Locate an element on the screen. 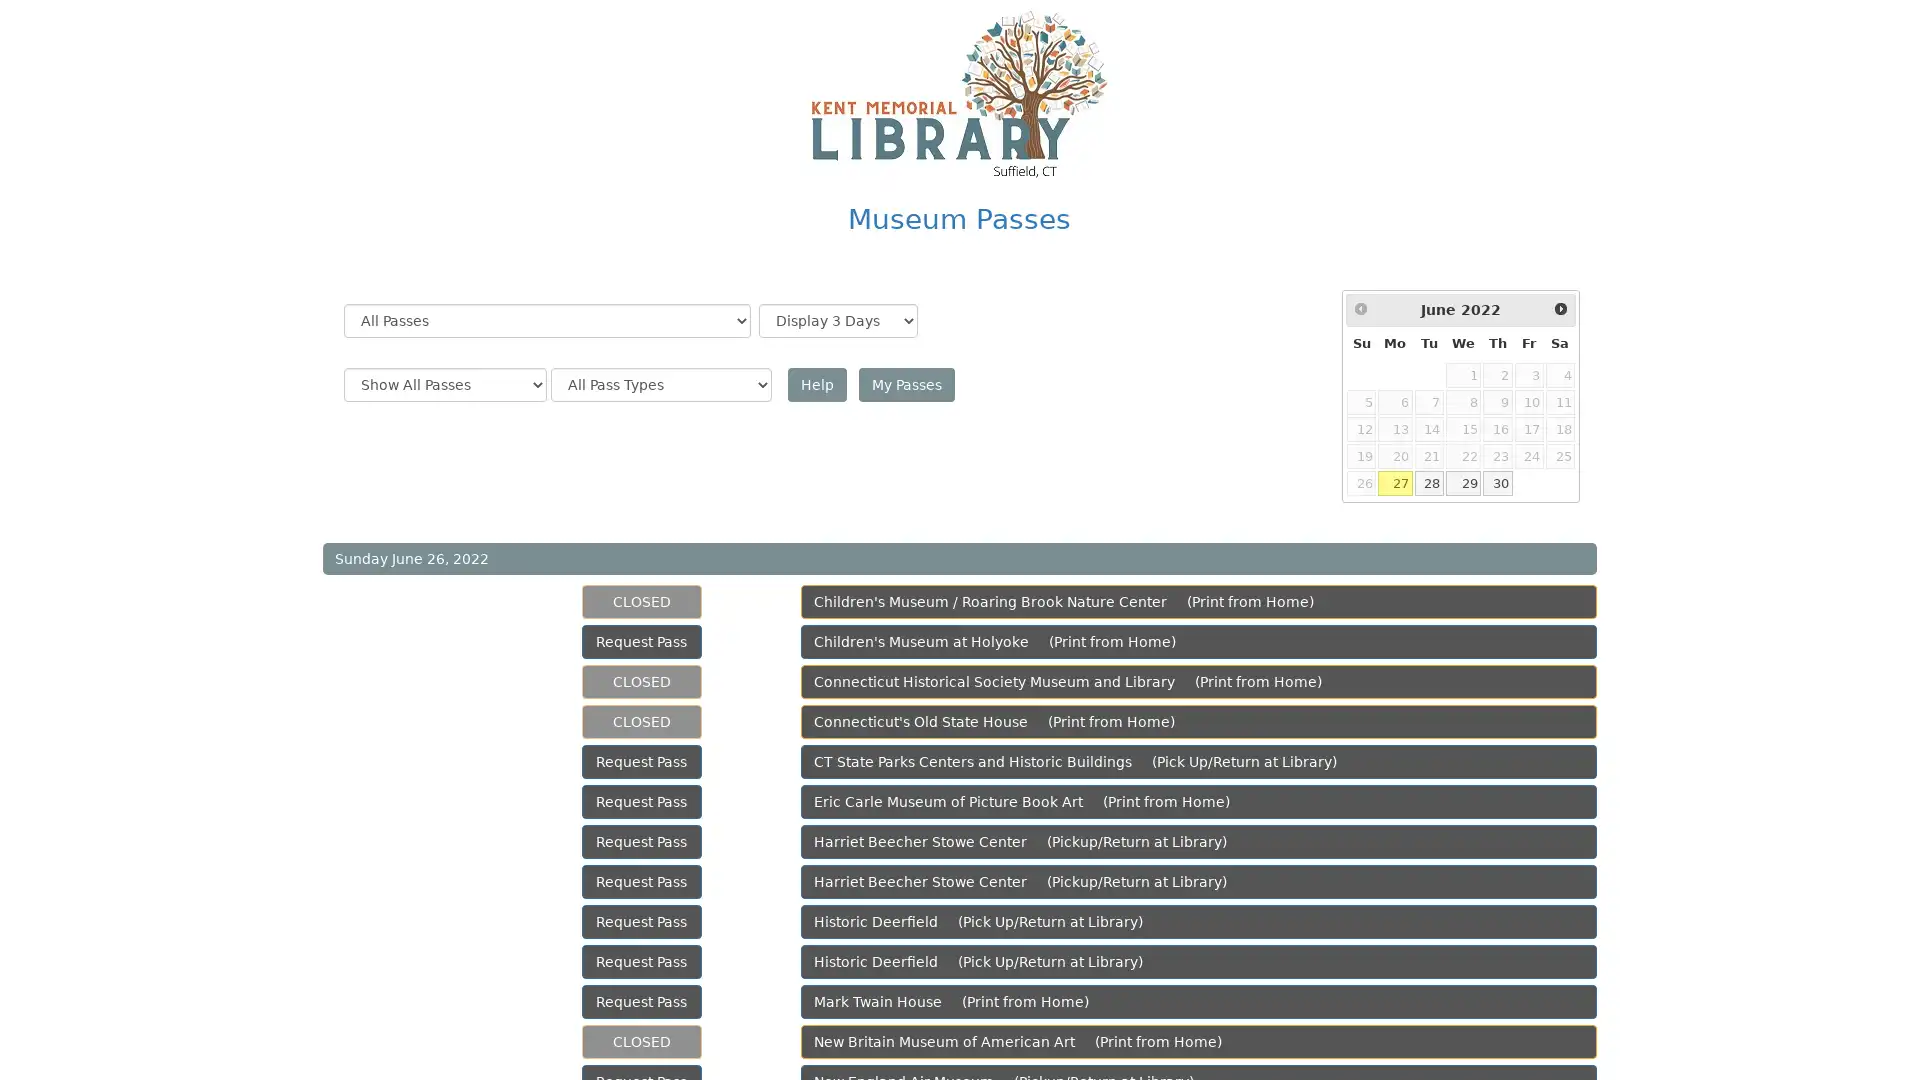 This screenshot has height=1080, width=1920. Harriet Beecher Stowe Center     (Pickup/Return at Library) is located at coordinates (1198, 841).